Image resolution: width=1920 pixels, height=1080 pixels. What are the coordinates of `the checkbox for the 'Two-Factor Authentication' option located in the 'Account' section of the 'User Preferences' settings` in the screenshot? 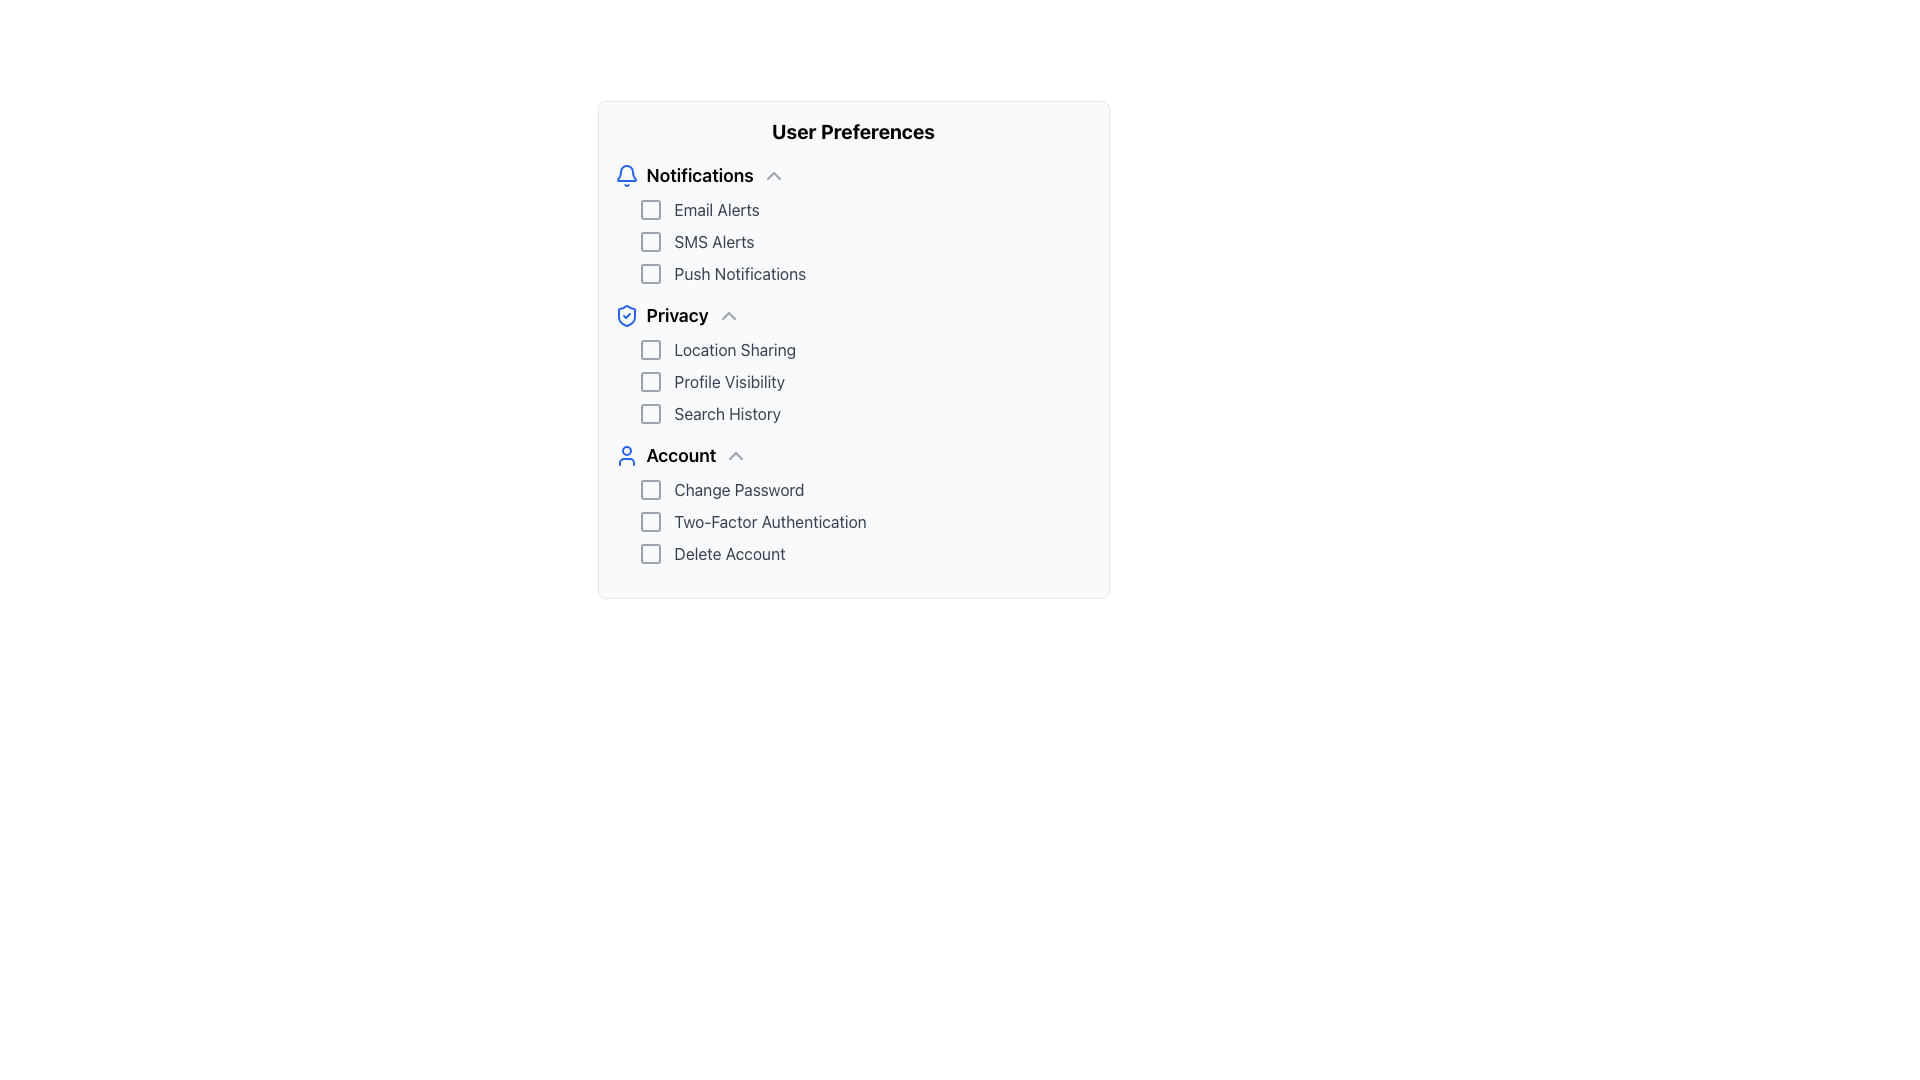 It's located at (650, 520).